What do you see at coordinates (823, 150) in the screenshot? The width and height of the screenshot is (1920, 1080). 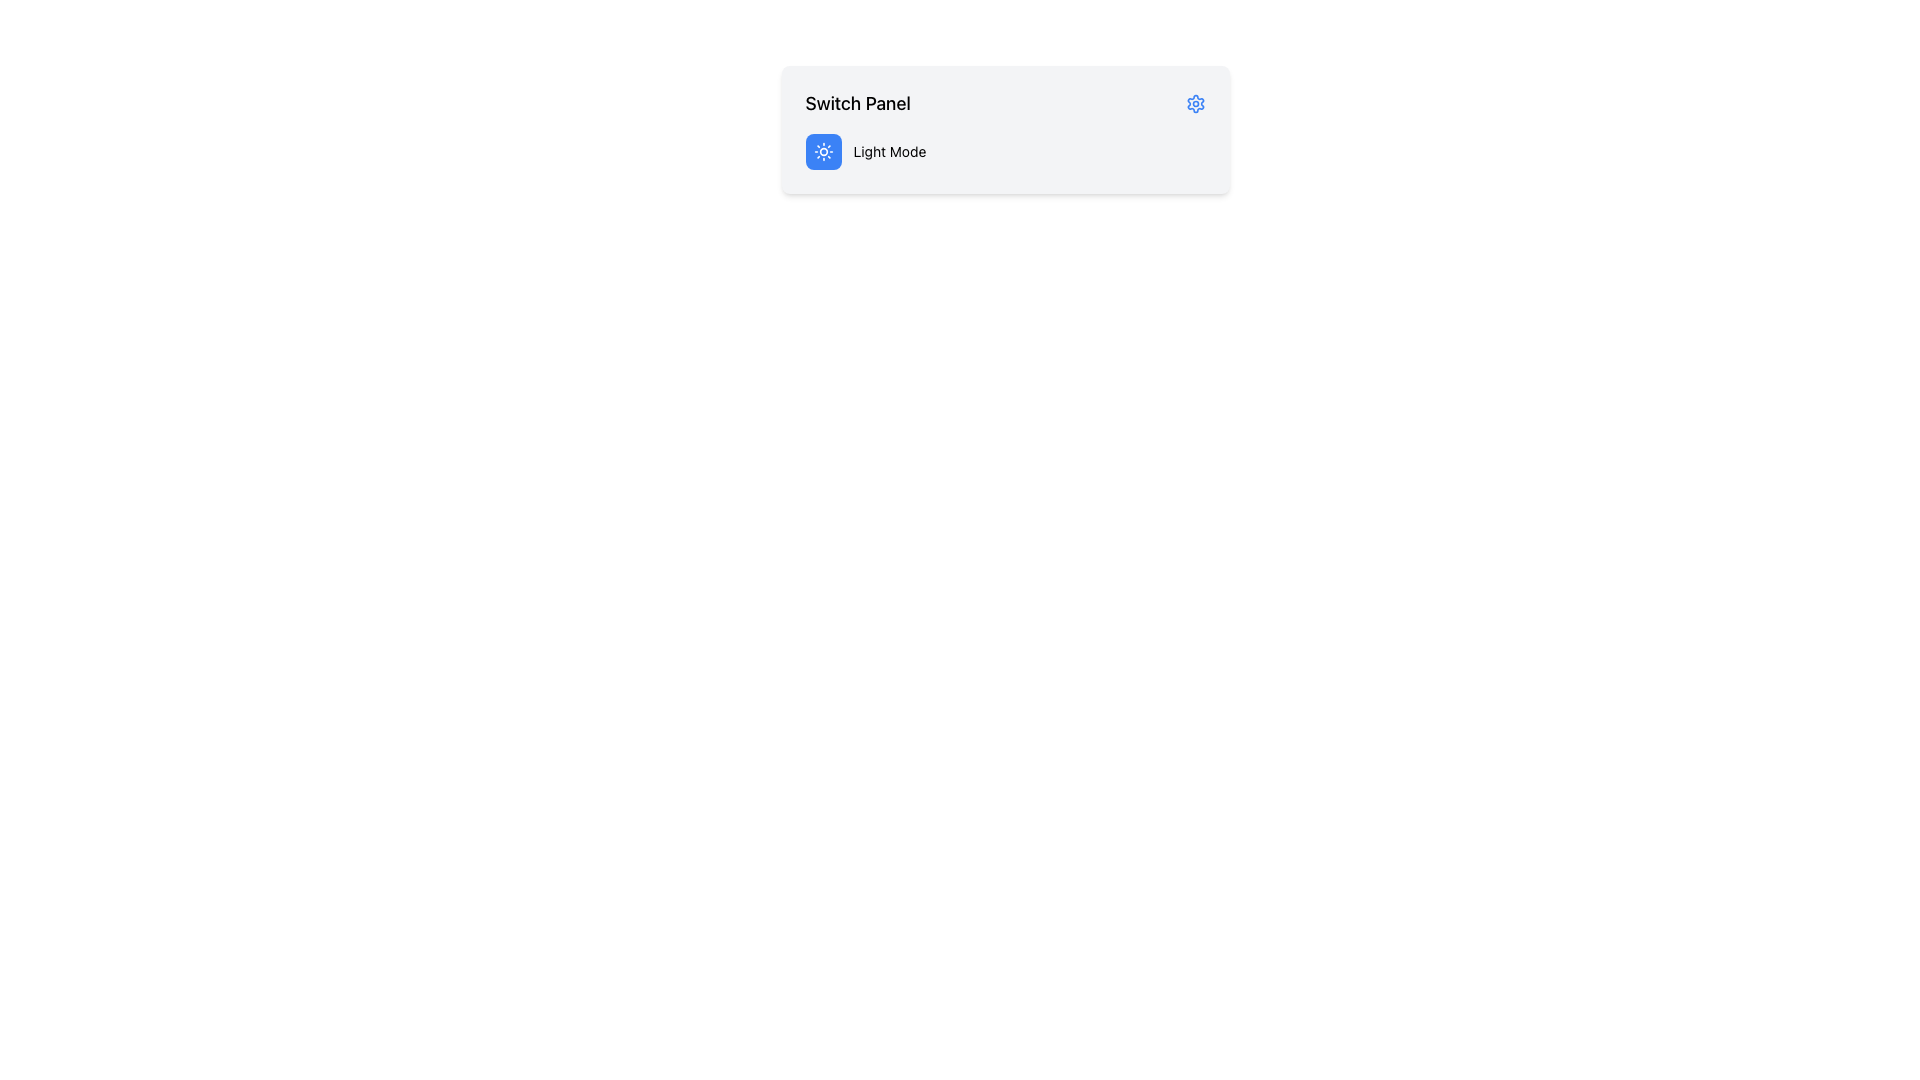 I see `the blue square button with rounded corners containing a sun icon` at bounding box center [823, 150].